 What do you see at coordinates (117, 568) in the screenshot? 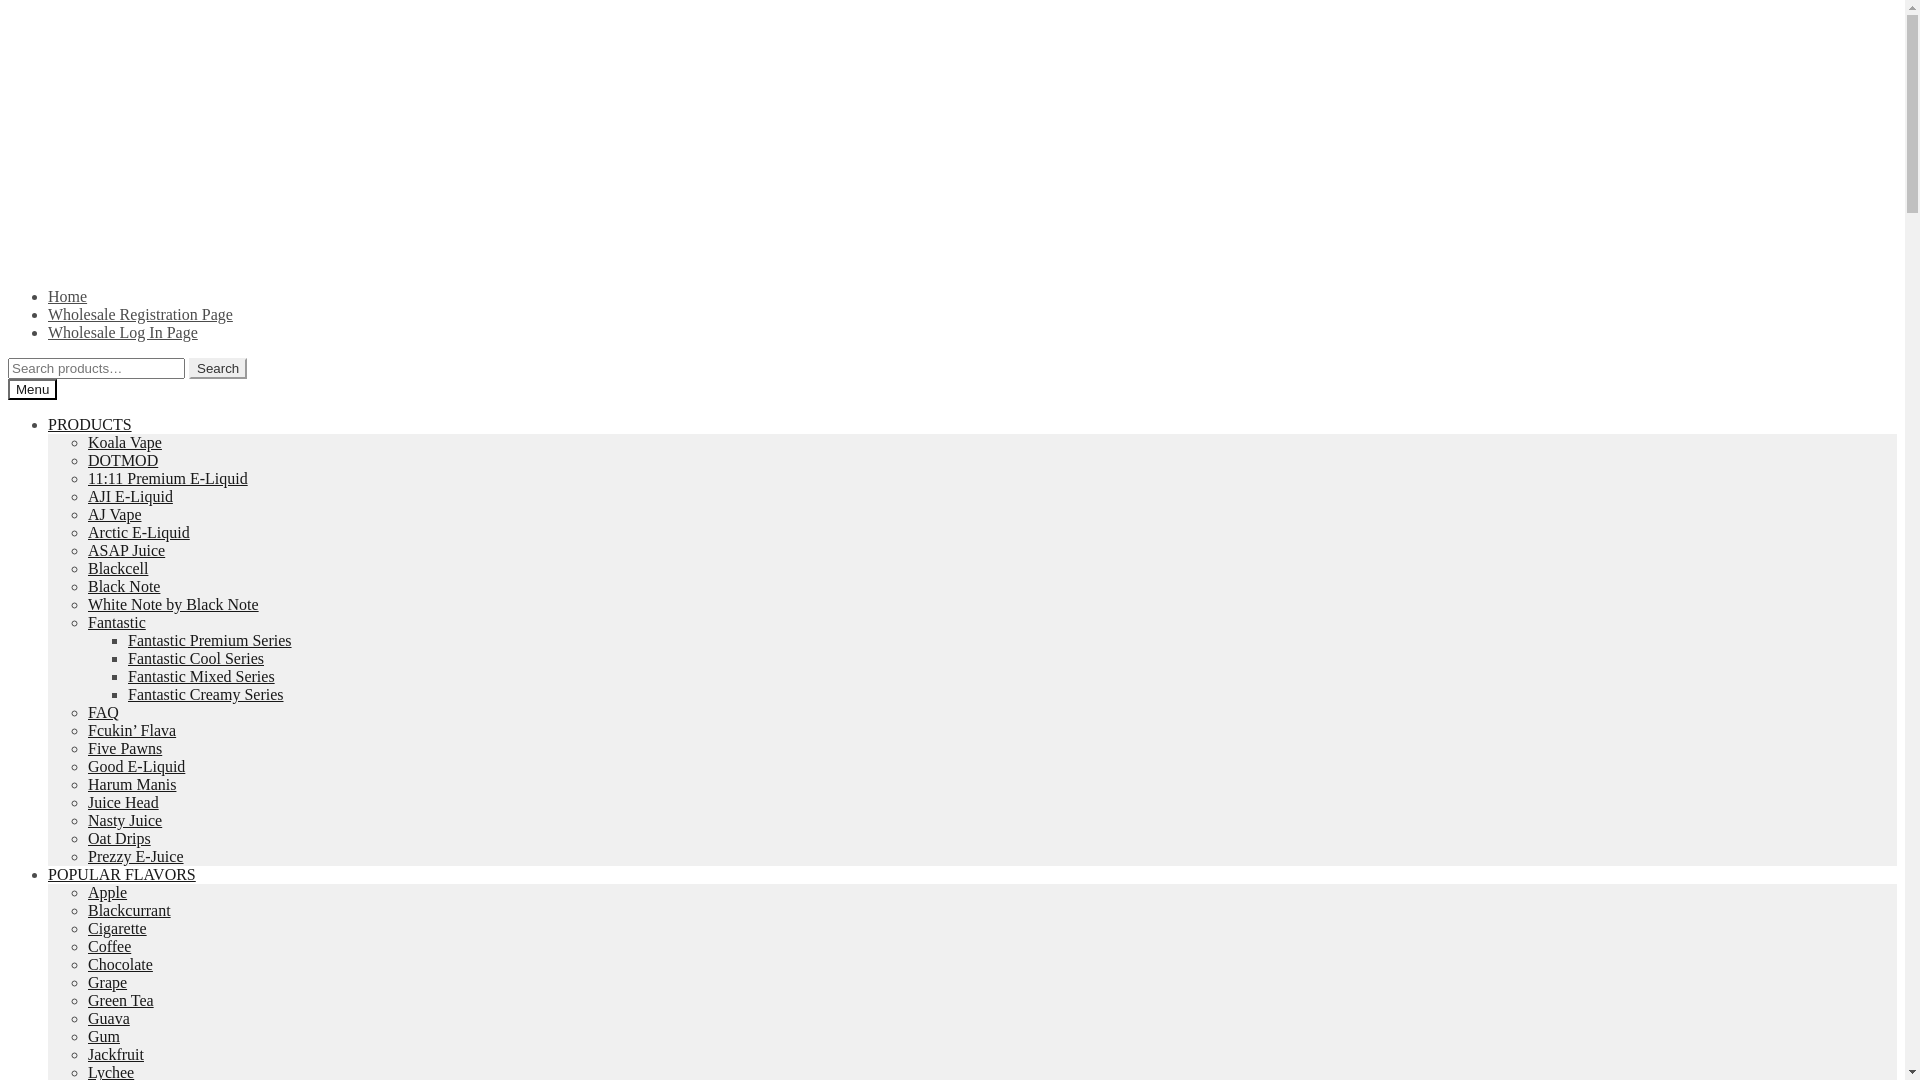
I see `'Blackcell'` at bounding box center [117, 568].